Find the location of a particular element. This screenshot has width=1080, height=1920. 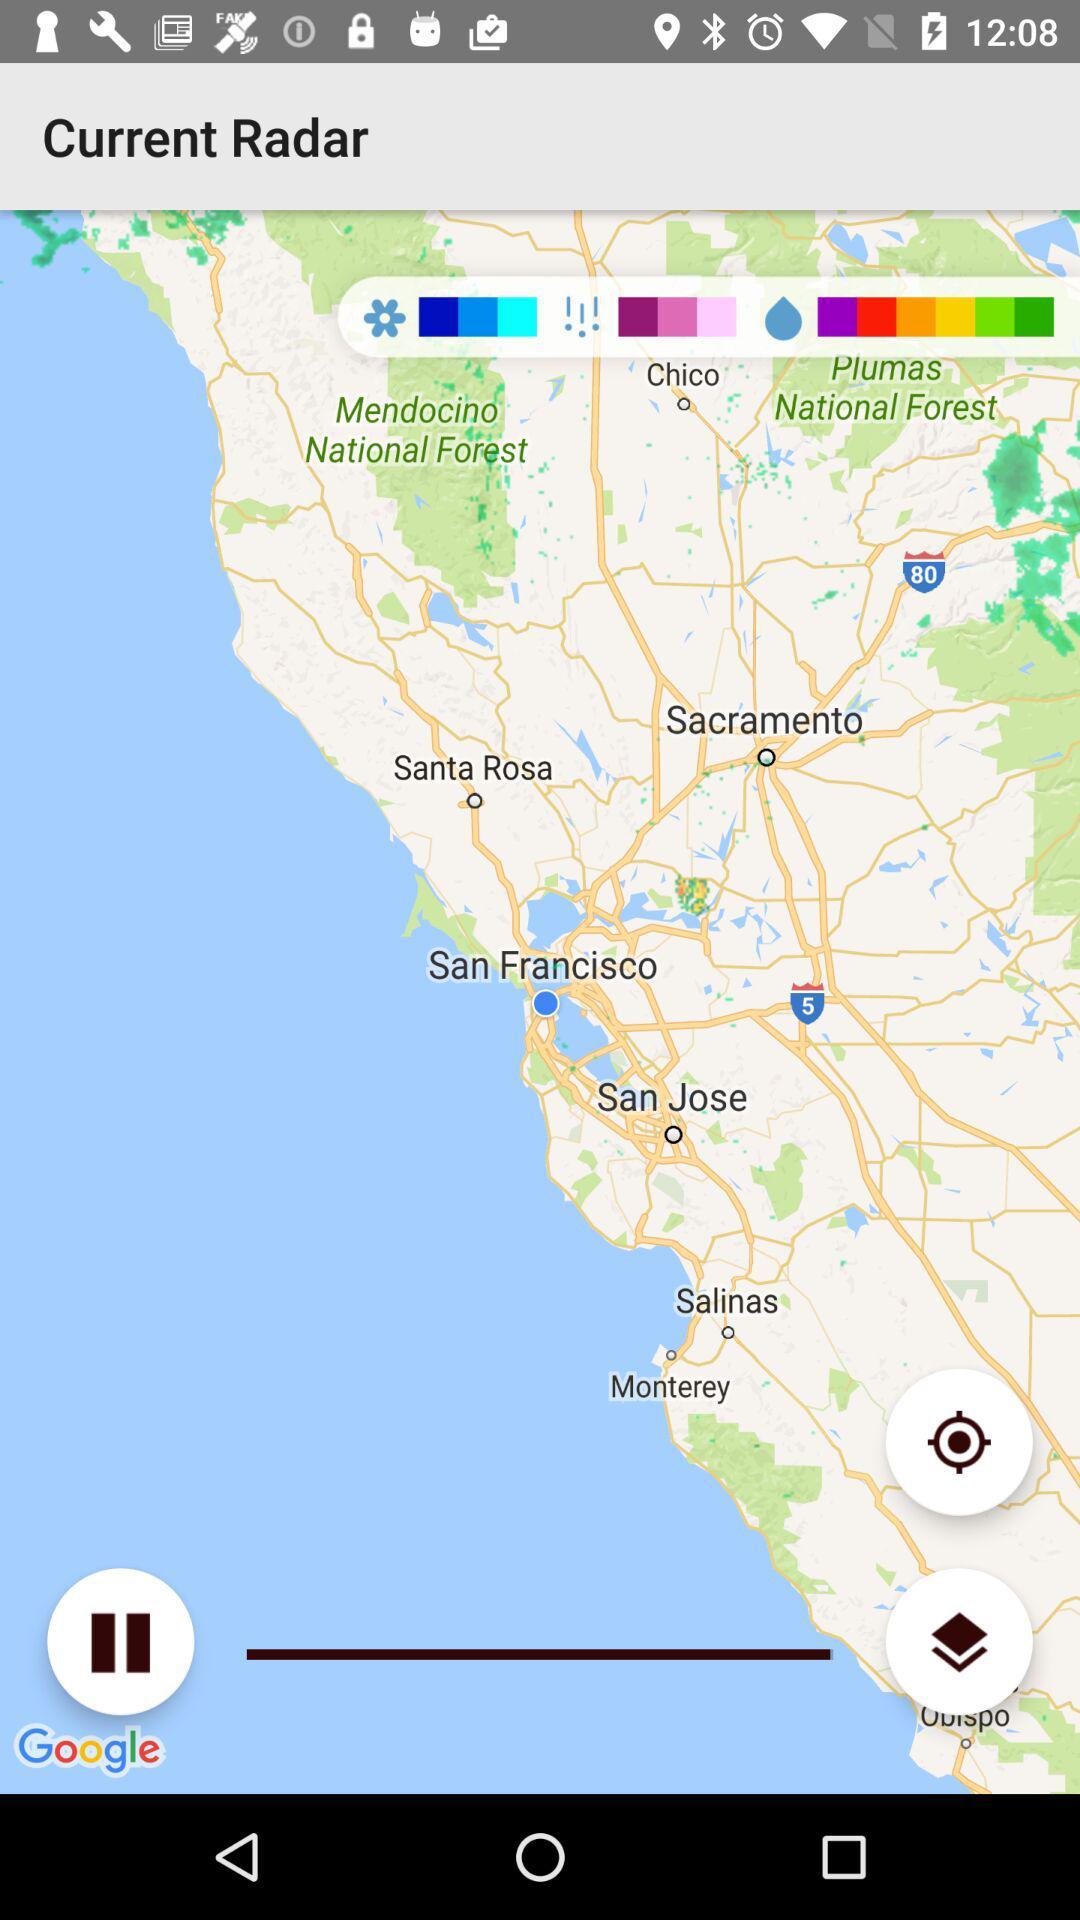

switch map layer is located at coordinates (958, 1641).